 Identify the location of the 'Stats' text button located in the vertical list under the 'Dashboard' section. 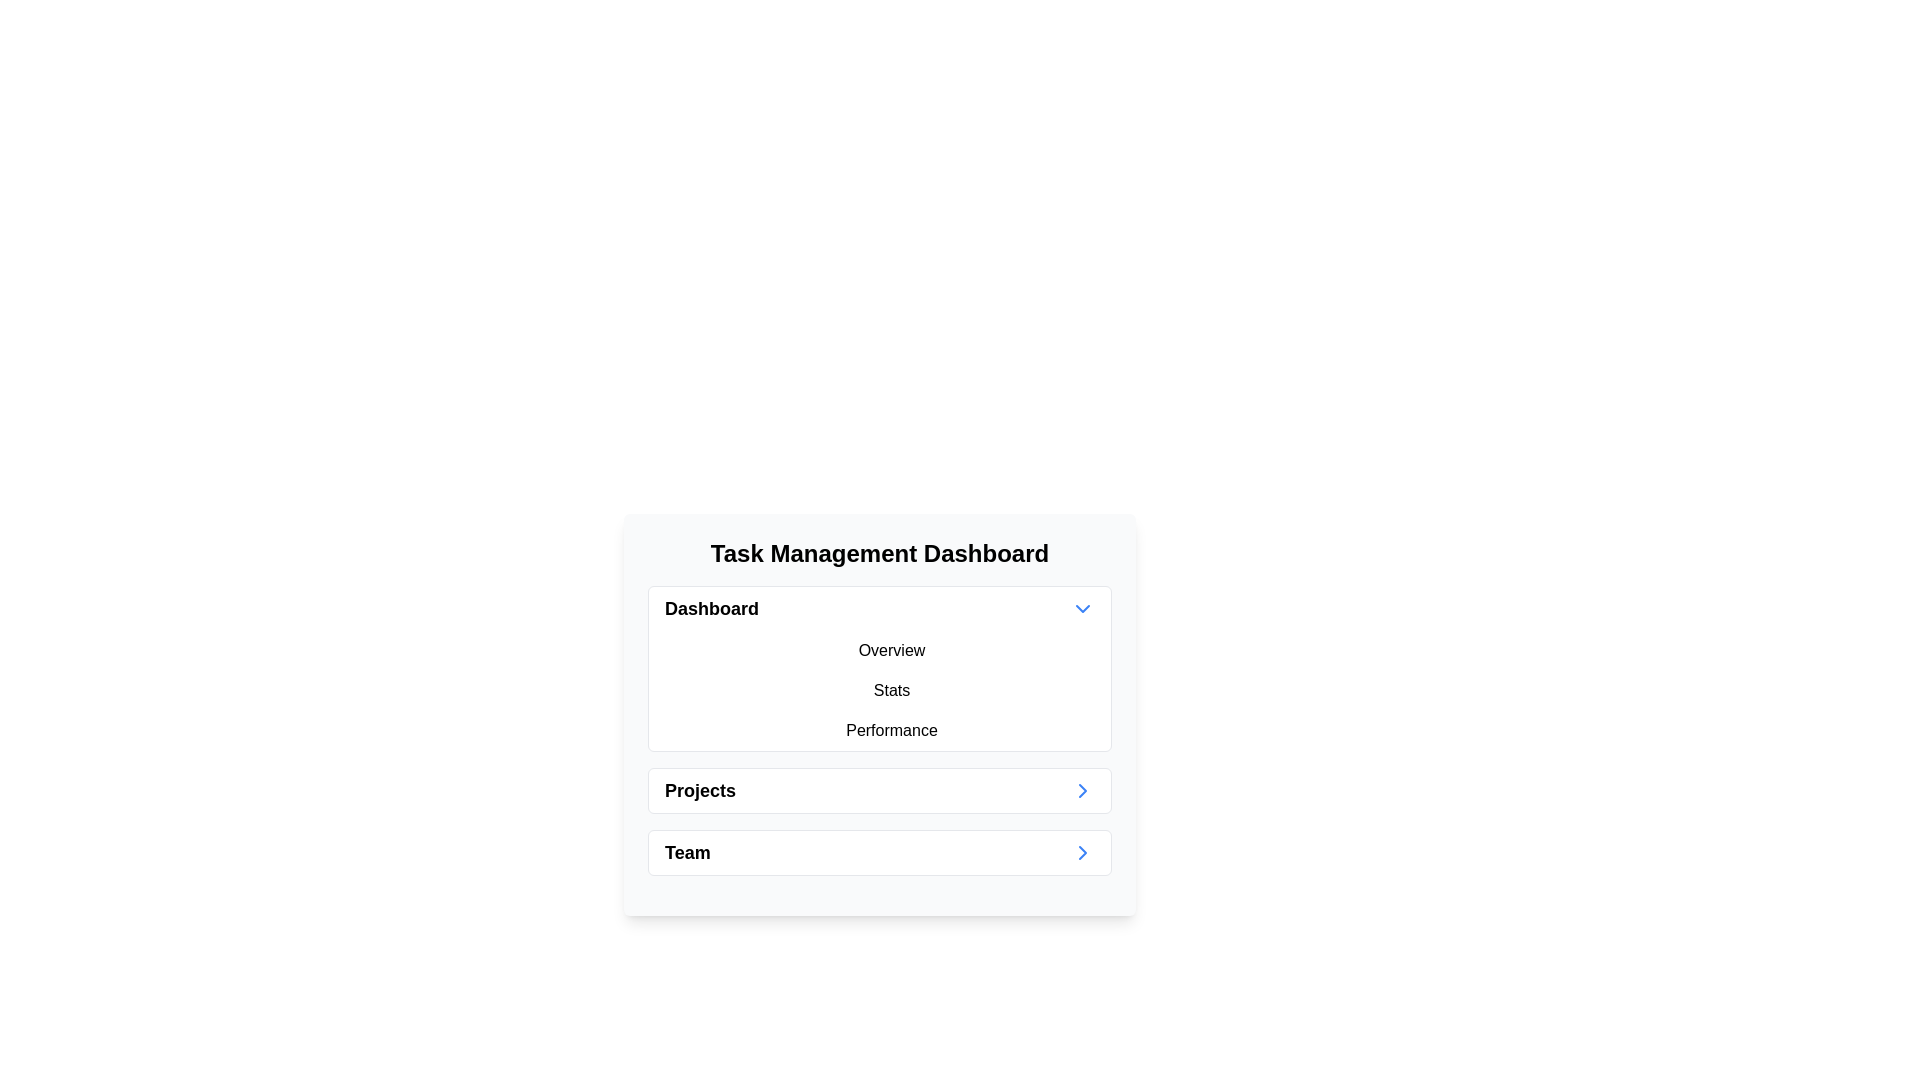
(891, 689).